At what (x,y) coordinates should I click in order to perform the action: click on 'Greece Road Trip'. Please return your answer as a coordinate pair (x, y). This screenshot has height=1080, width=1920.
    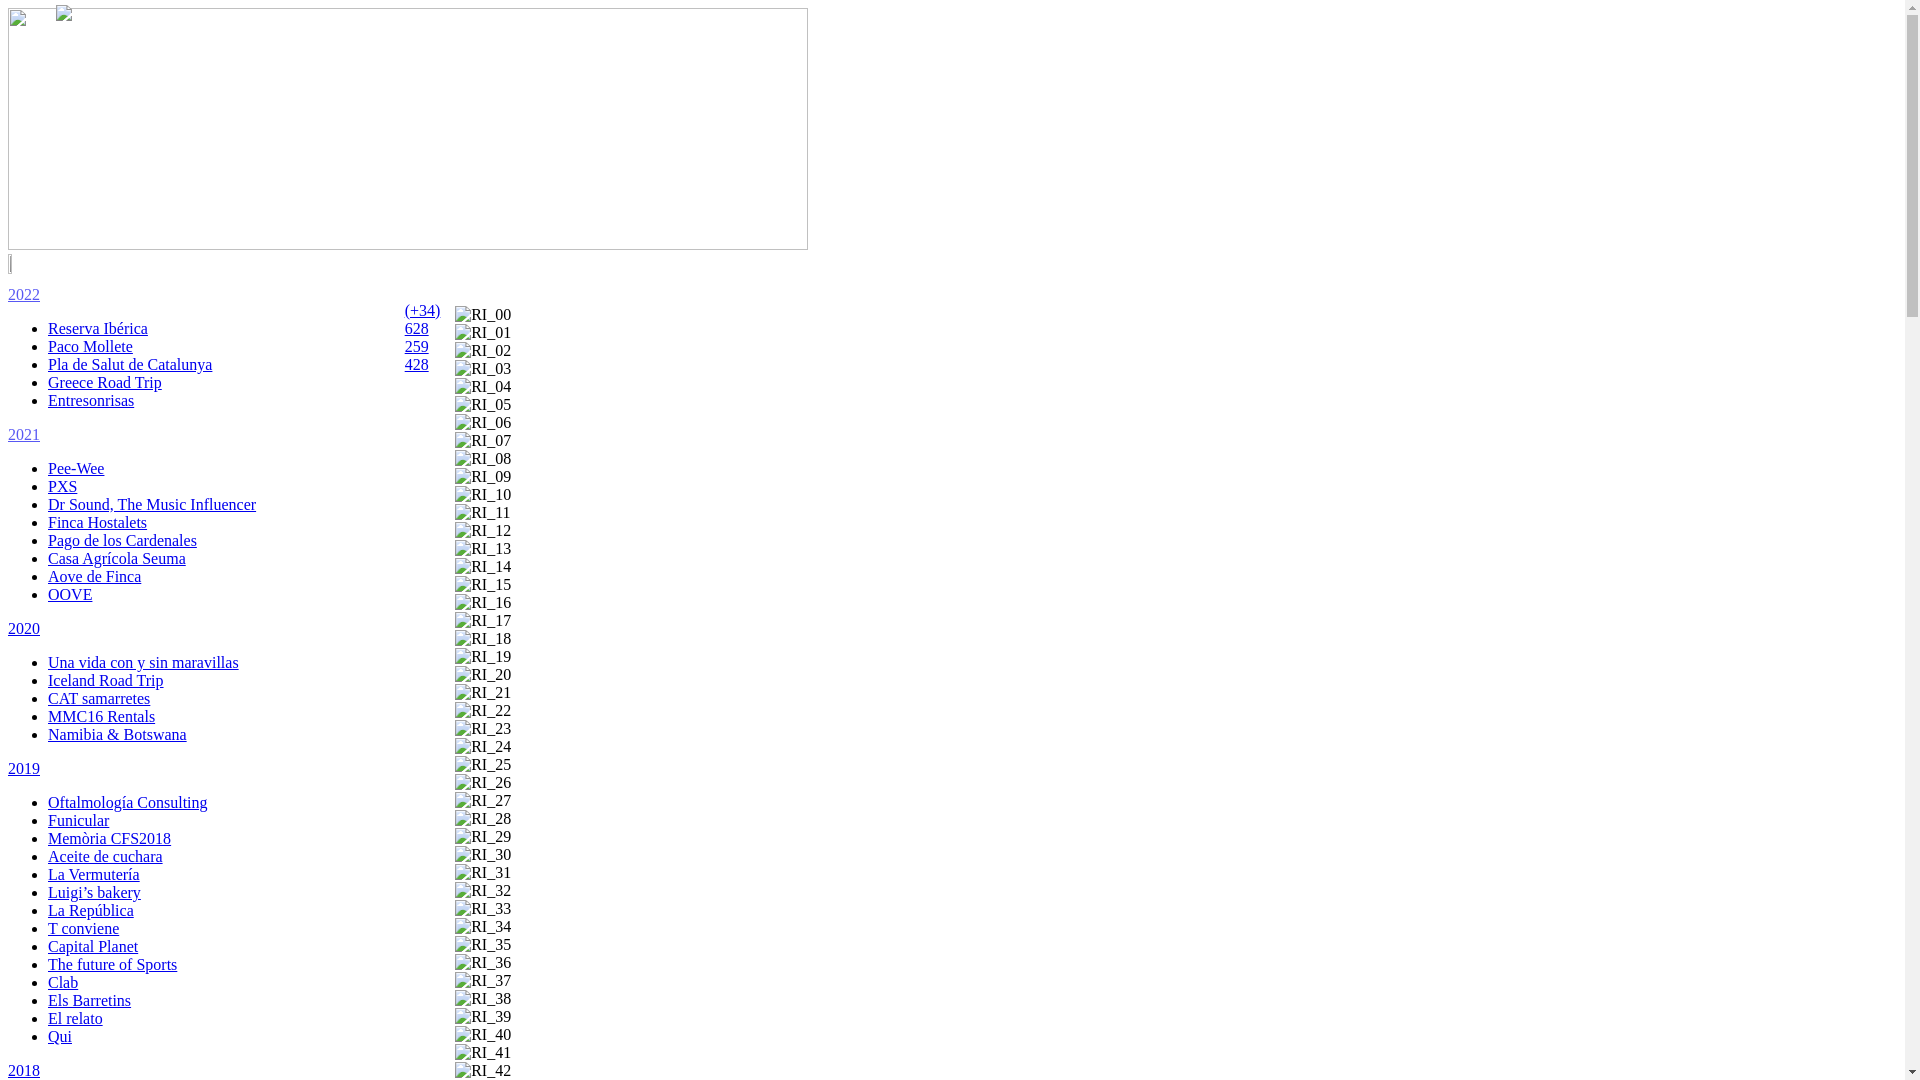
    Looking at the image, I should click on (104, 382).